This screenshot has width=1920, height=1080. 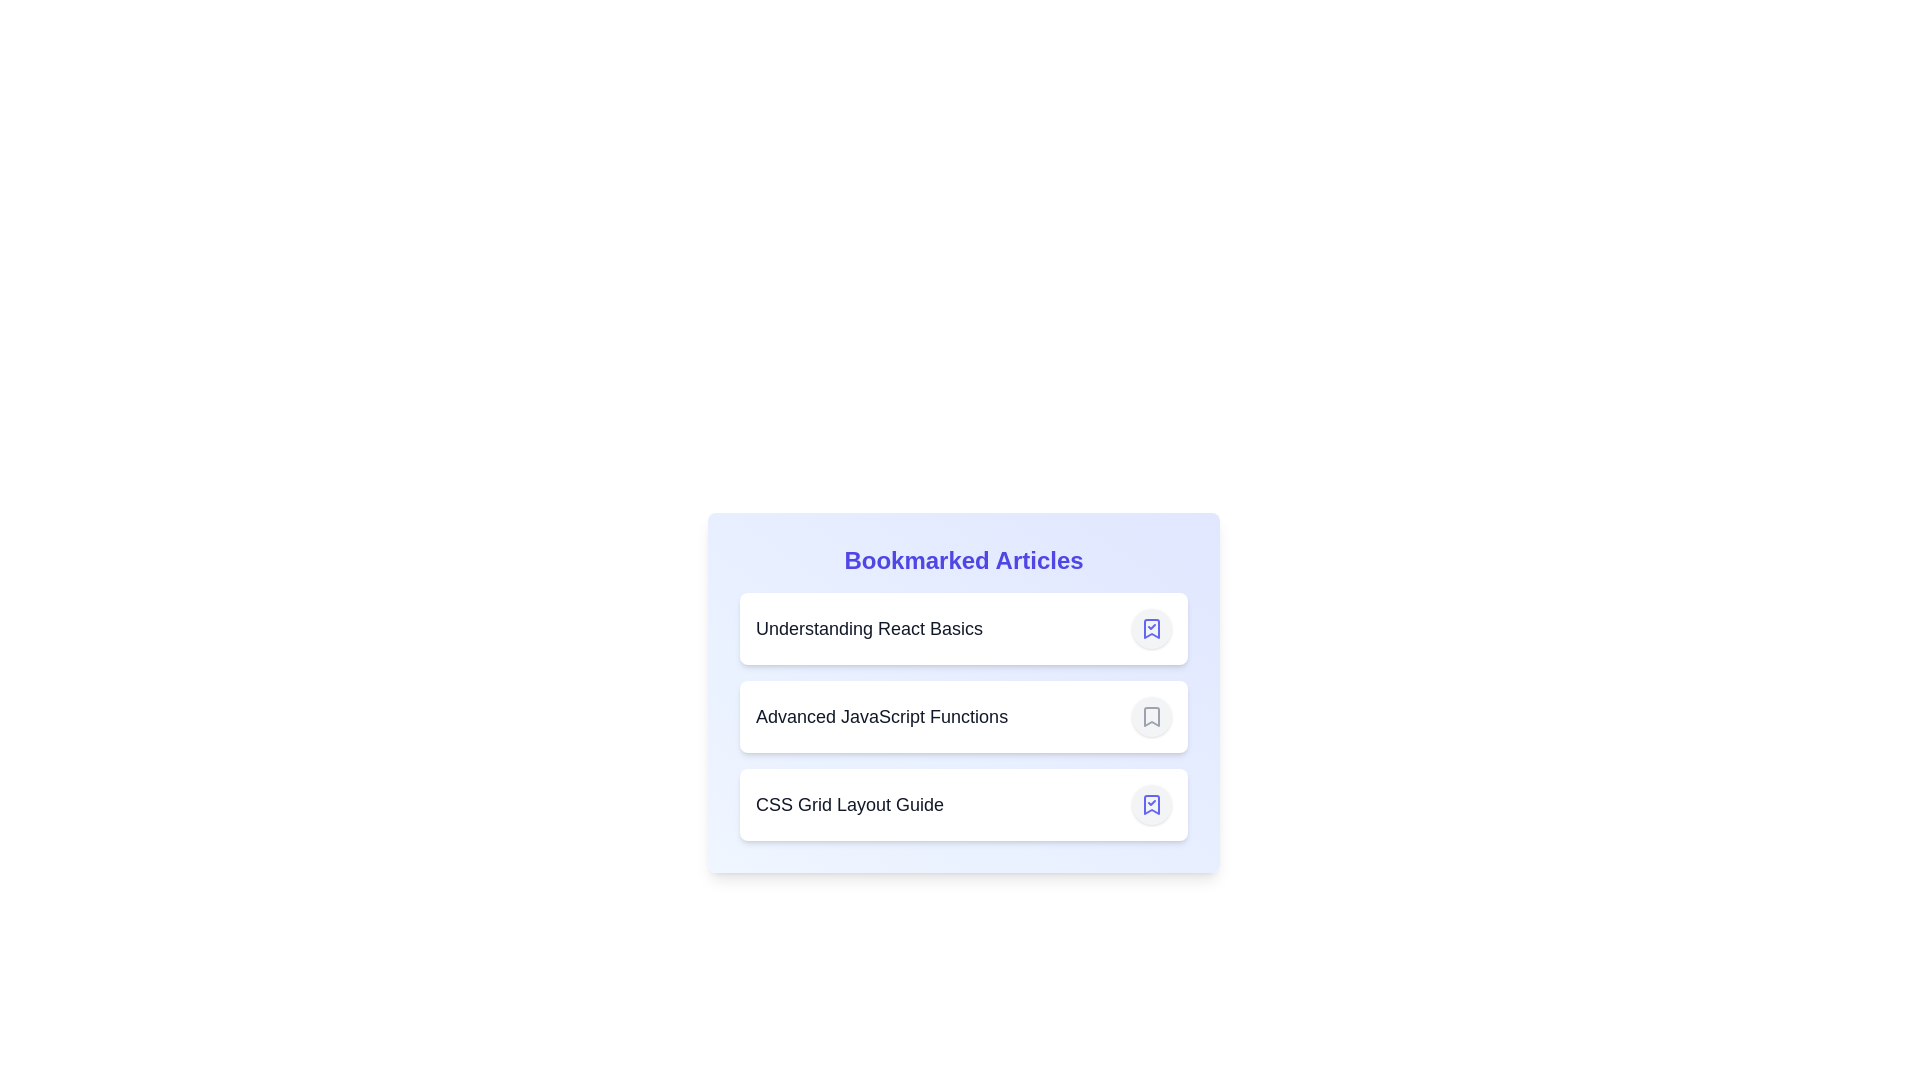 I want to click on the article item titled Advanced JavaScript Functions, so click(x=964, y=716).